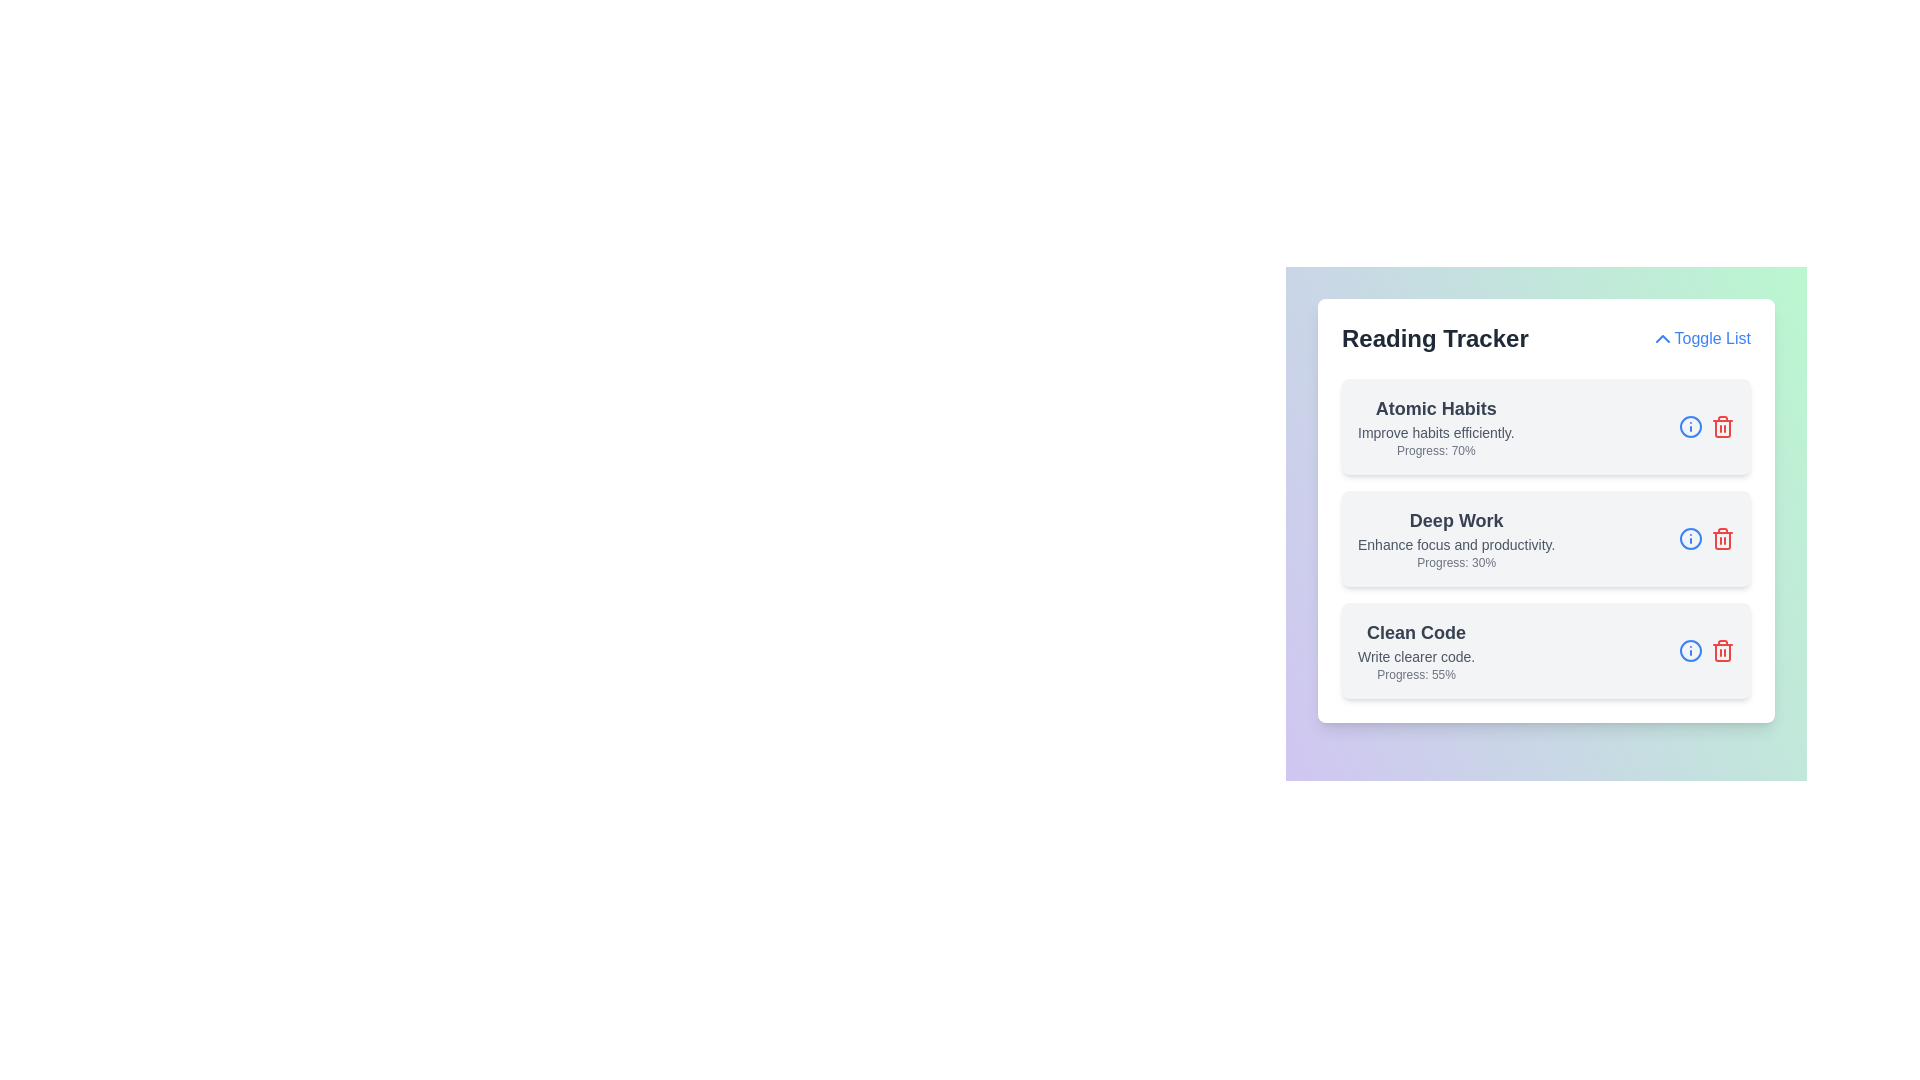  Describe the element at coordinates (1415, 651) in the screenshot. I see `the third item in the 'Reading Tracker' section, which summarizes a reading tracker item including the title, subtitle, and progress percentage` at that location.